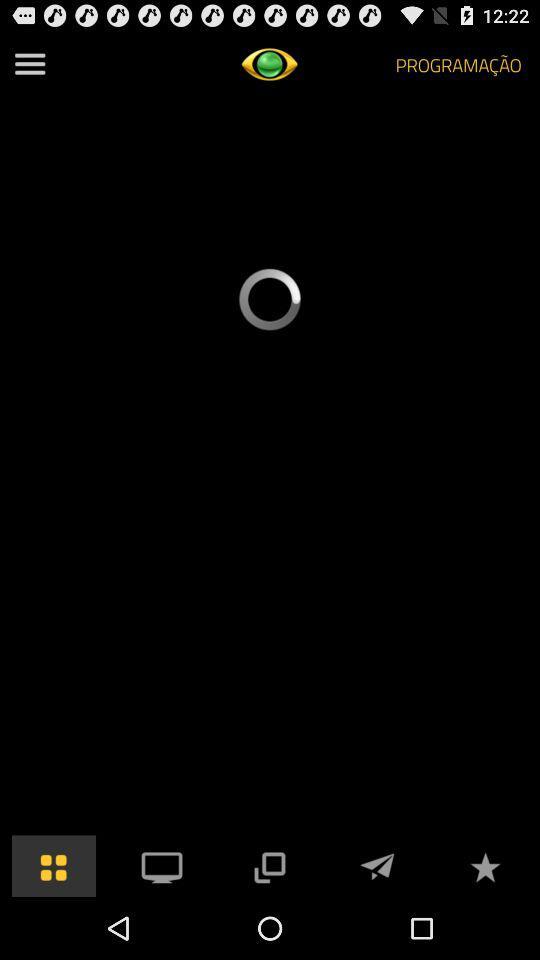  I want to click on bring up icons, so click(54, 864).